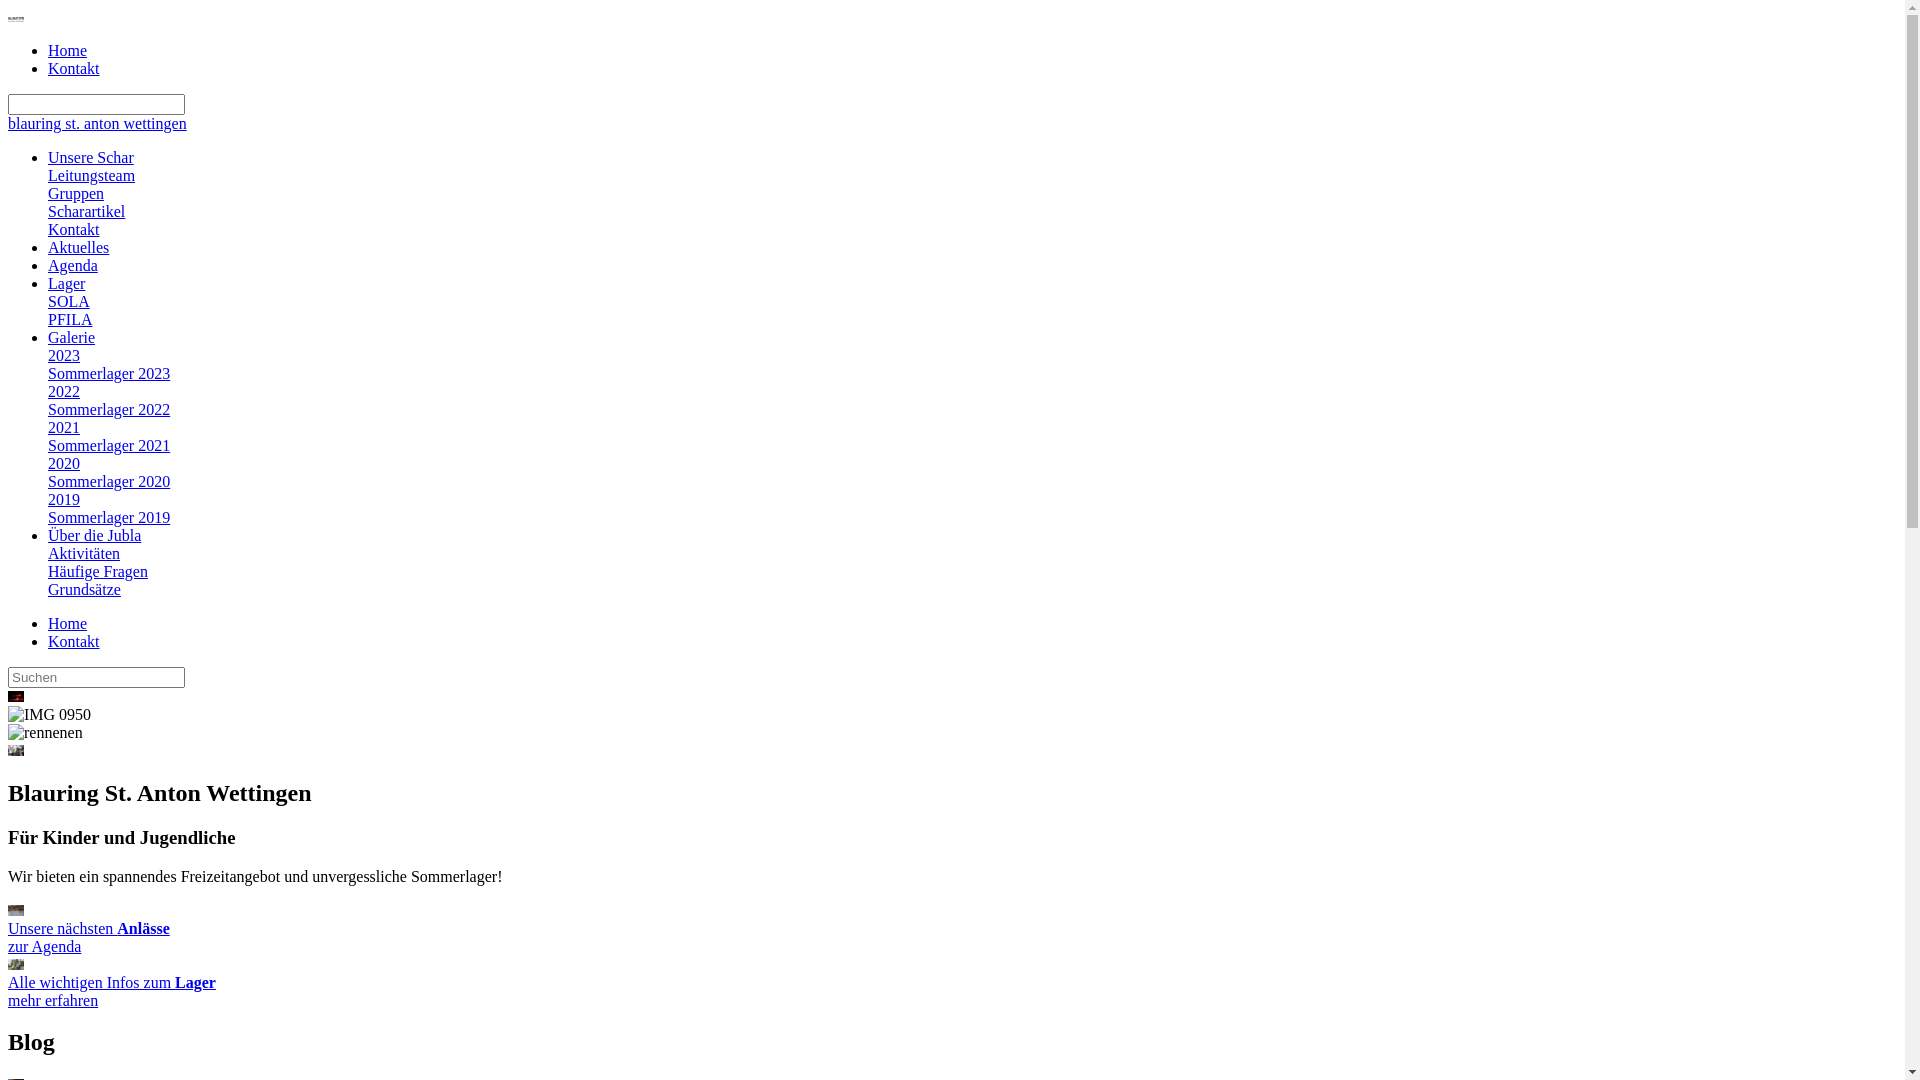  Describe the element at coordinates (48, 408) in the screenshot. I see `'Sommerlager 2022'` at that location.